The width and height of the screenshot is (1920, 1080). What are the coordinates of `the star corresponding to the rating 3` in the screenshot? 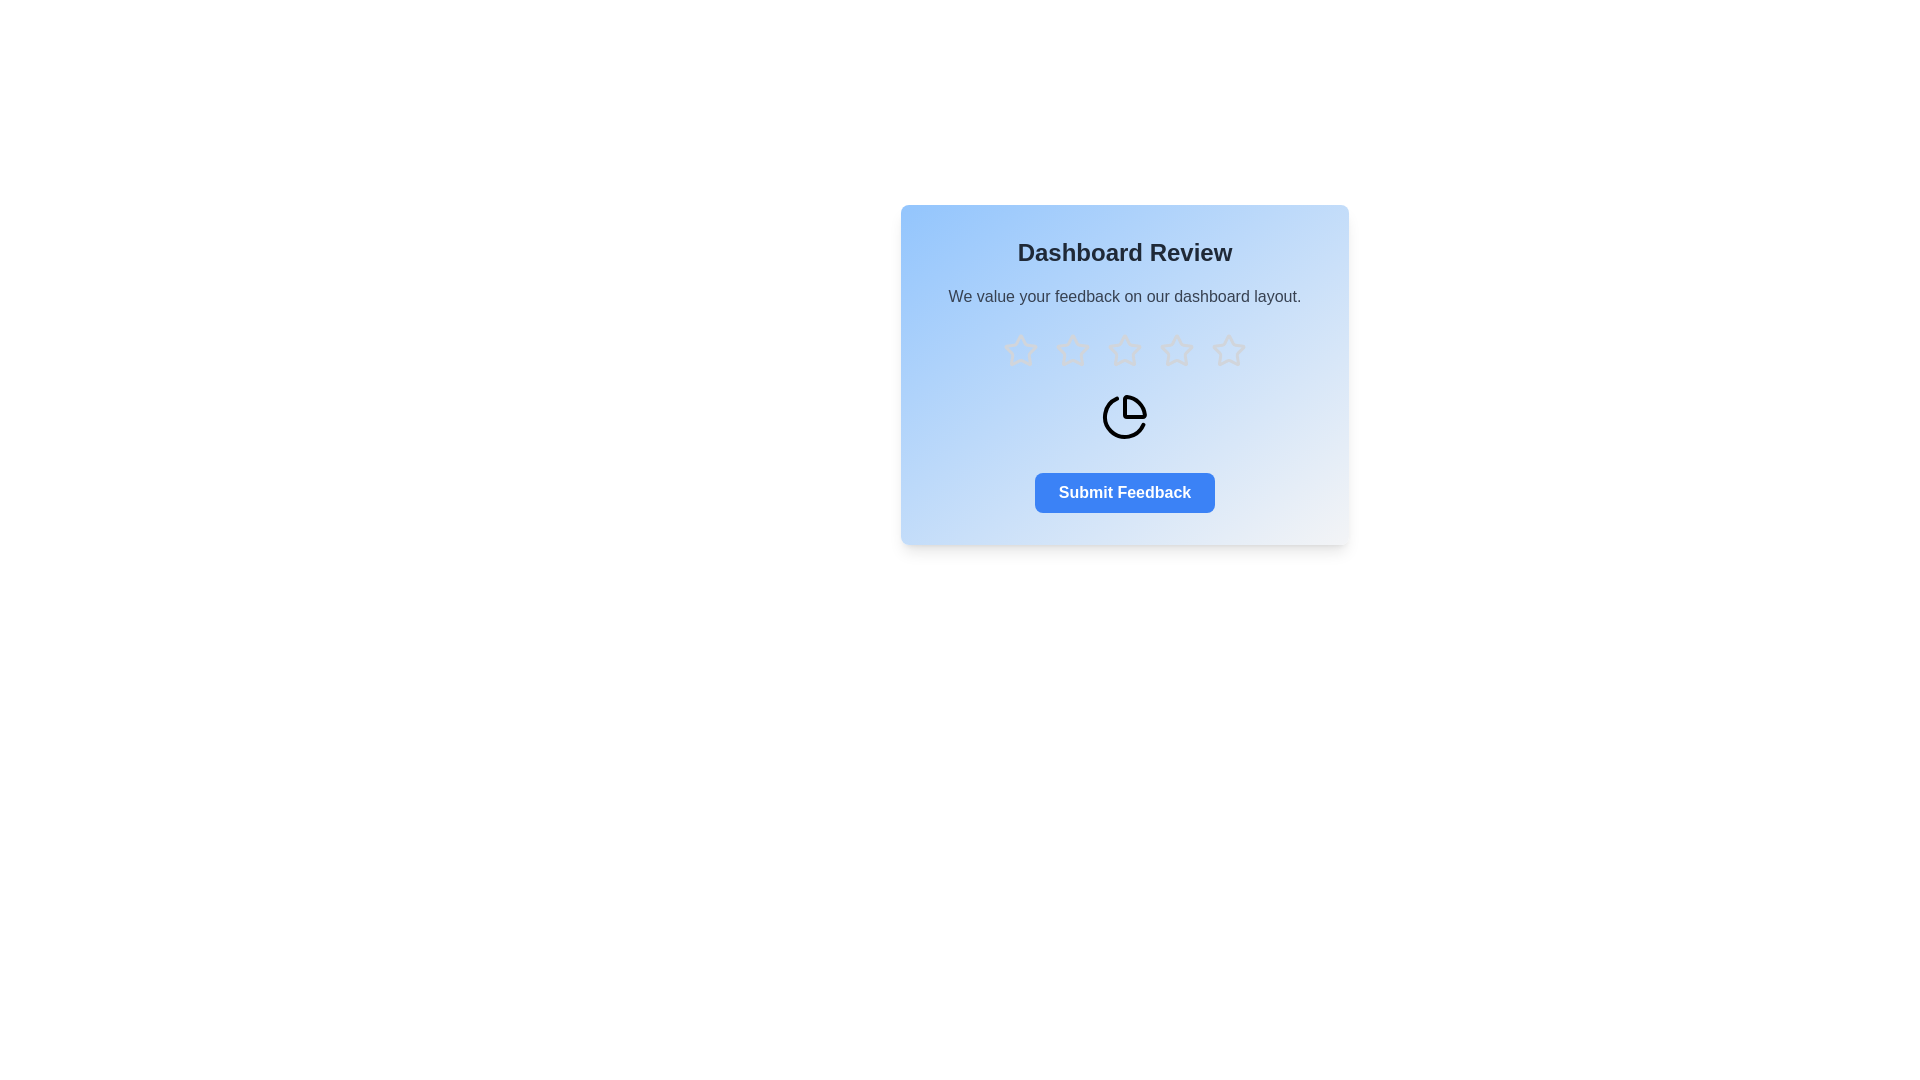 It's located at (1124, 350).